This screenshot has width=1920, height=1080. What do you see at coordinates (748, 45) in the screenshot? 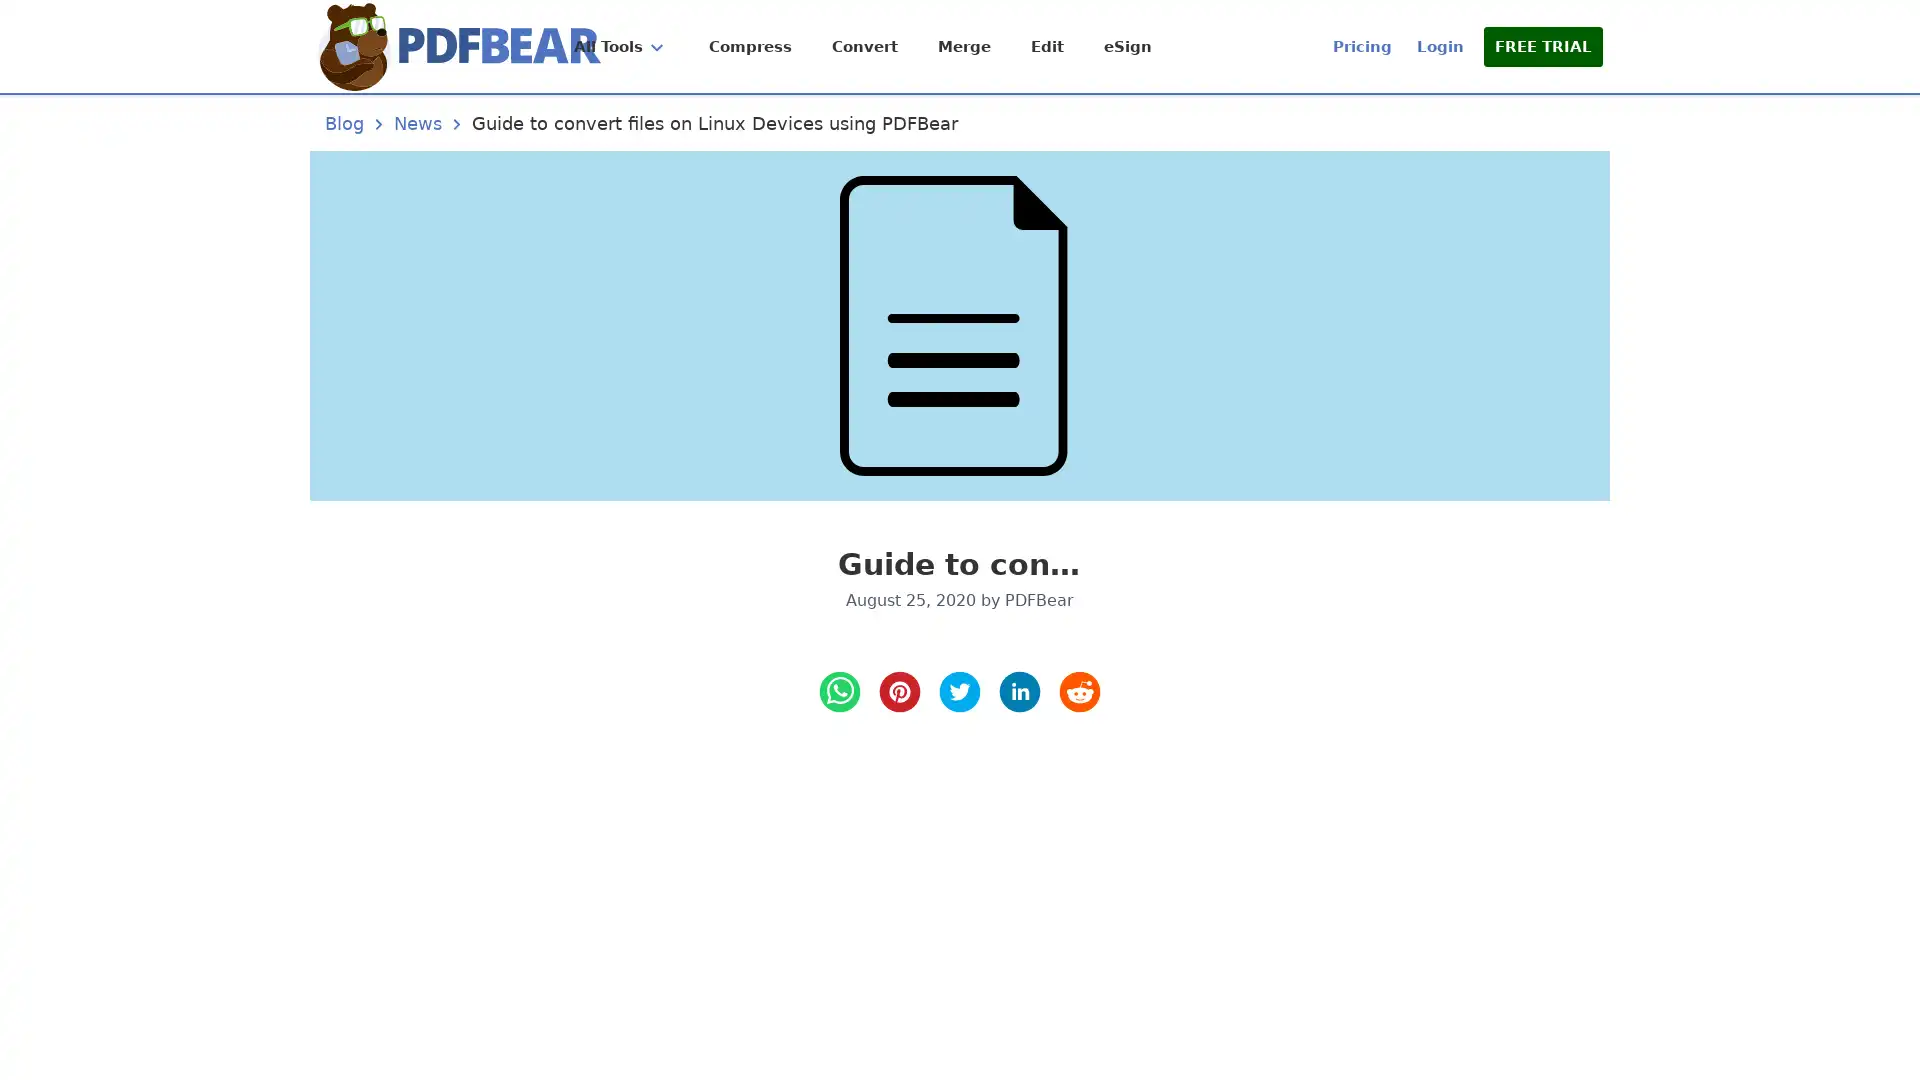
I see `Compress` at bounding box center [748, 45].